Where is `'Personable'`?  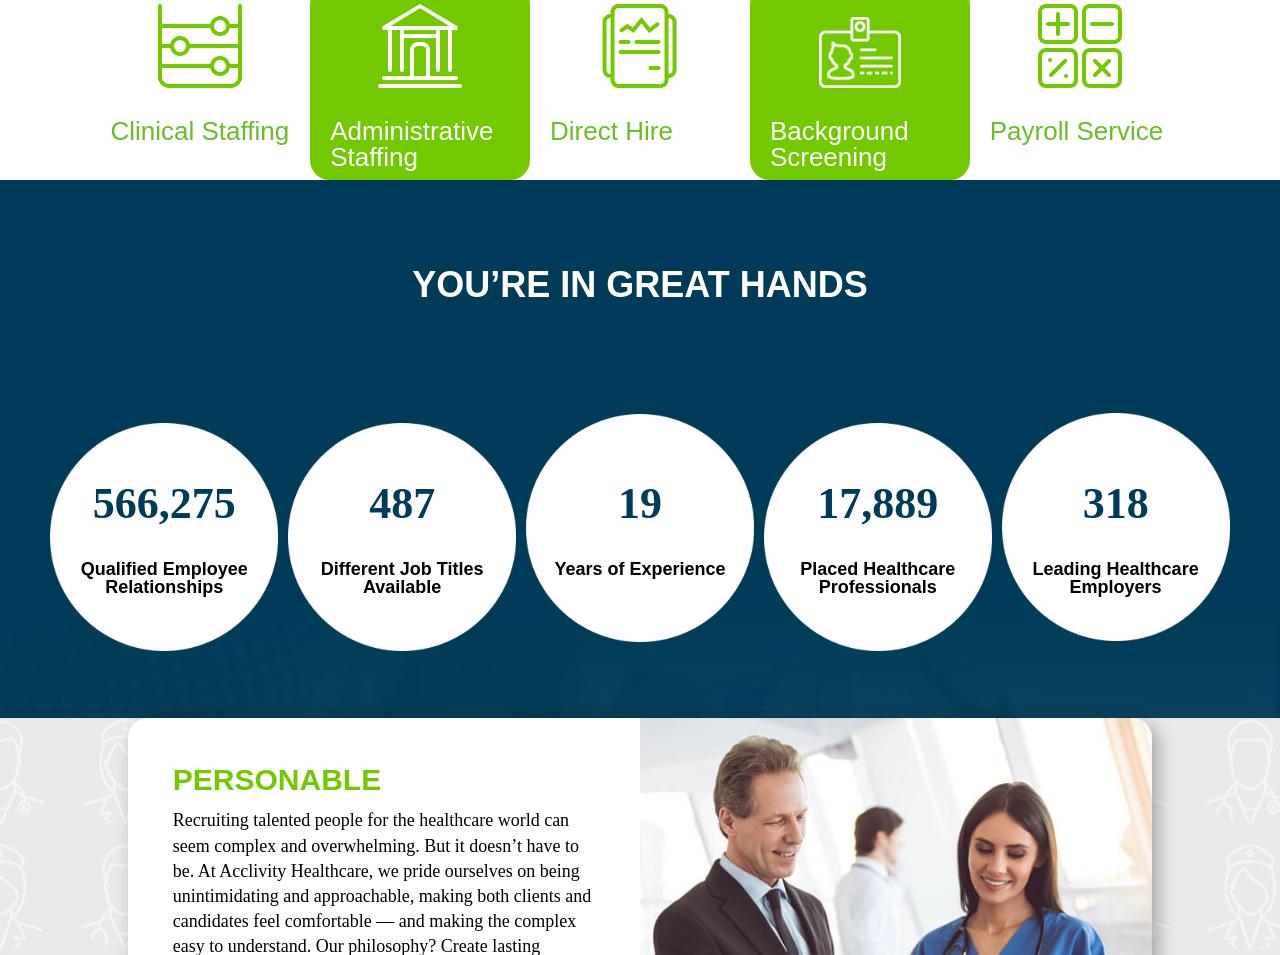 'Personable' is located at coordinates (275, 778).